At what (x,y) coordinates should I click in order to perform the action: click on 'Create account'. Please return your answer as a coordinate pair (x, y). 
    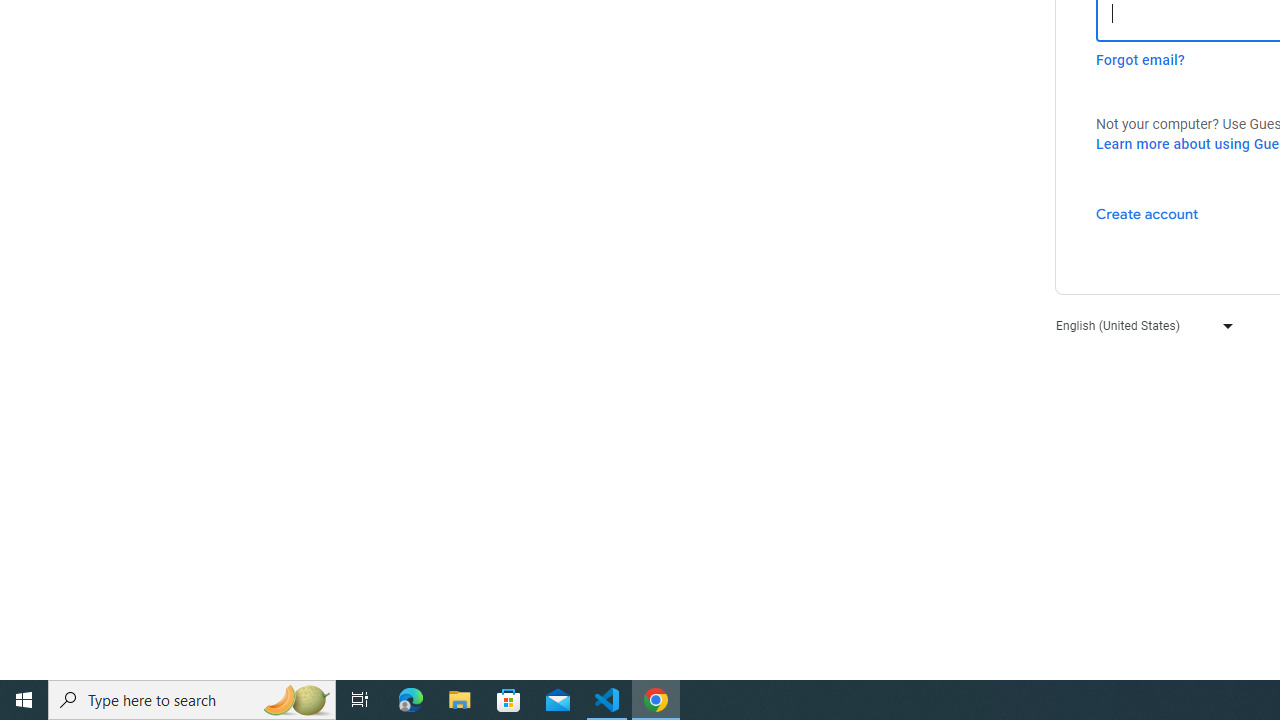
    Looking at the image, I should click on (1146, 213).